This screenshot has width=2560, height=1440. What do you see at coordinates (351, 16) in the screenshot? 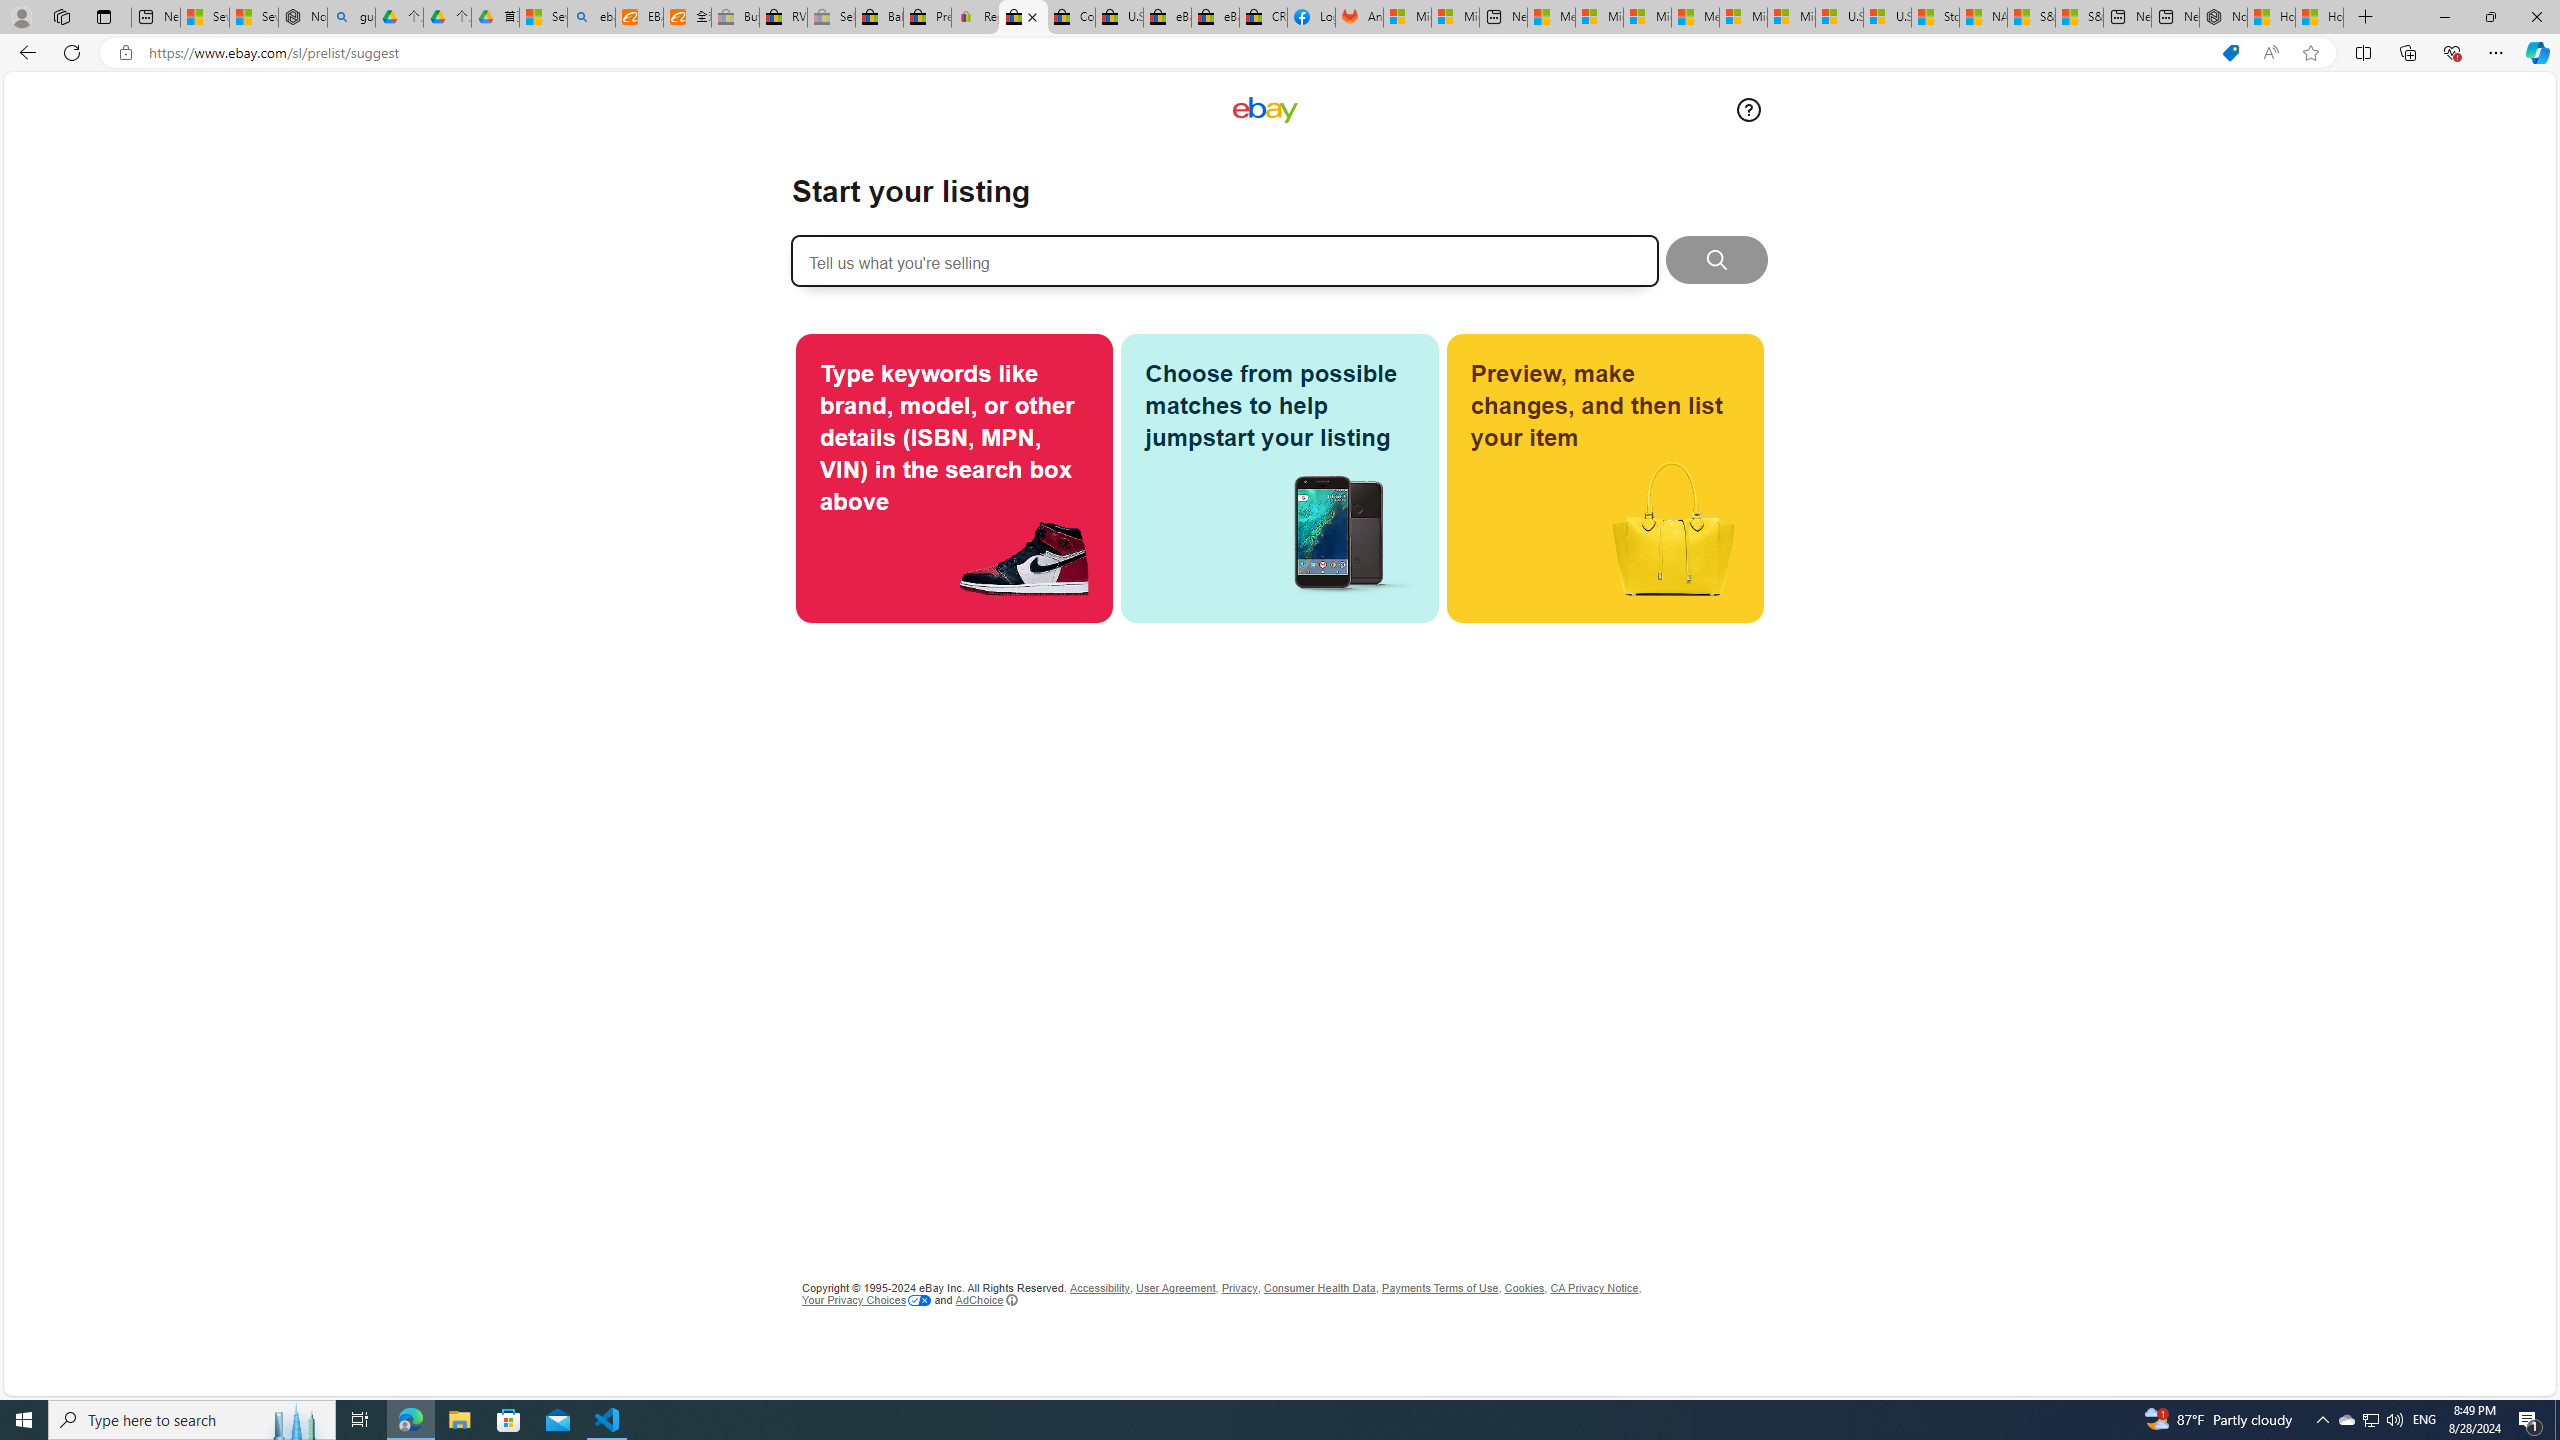
I see `'guge yunpan - Search'` at bounding box center [351, 16].